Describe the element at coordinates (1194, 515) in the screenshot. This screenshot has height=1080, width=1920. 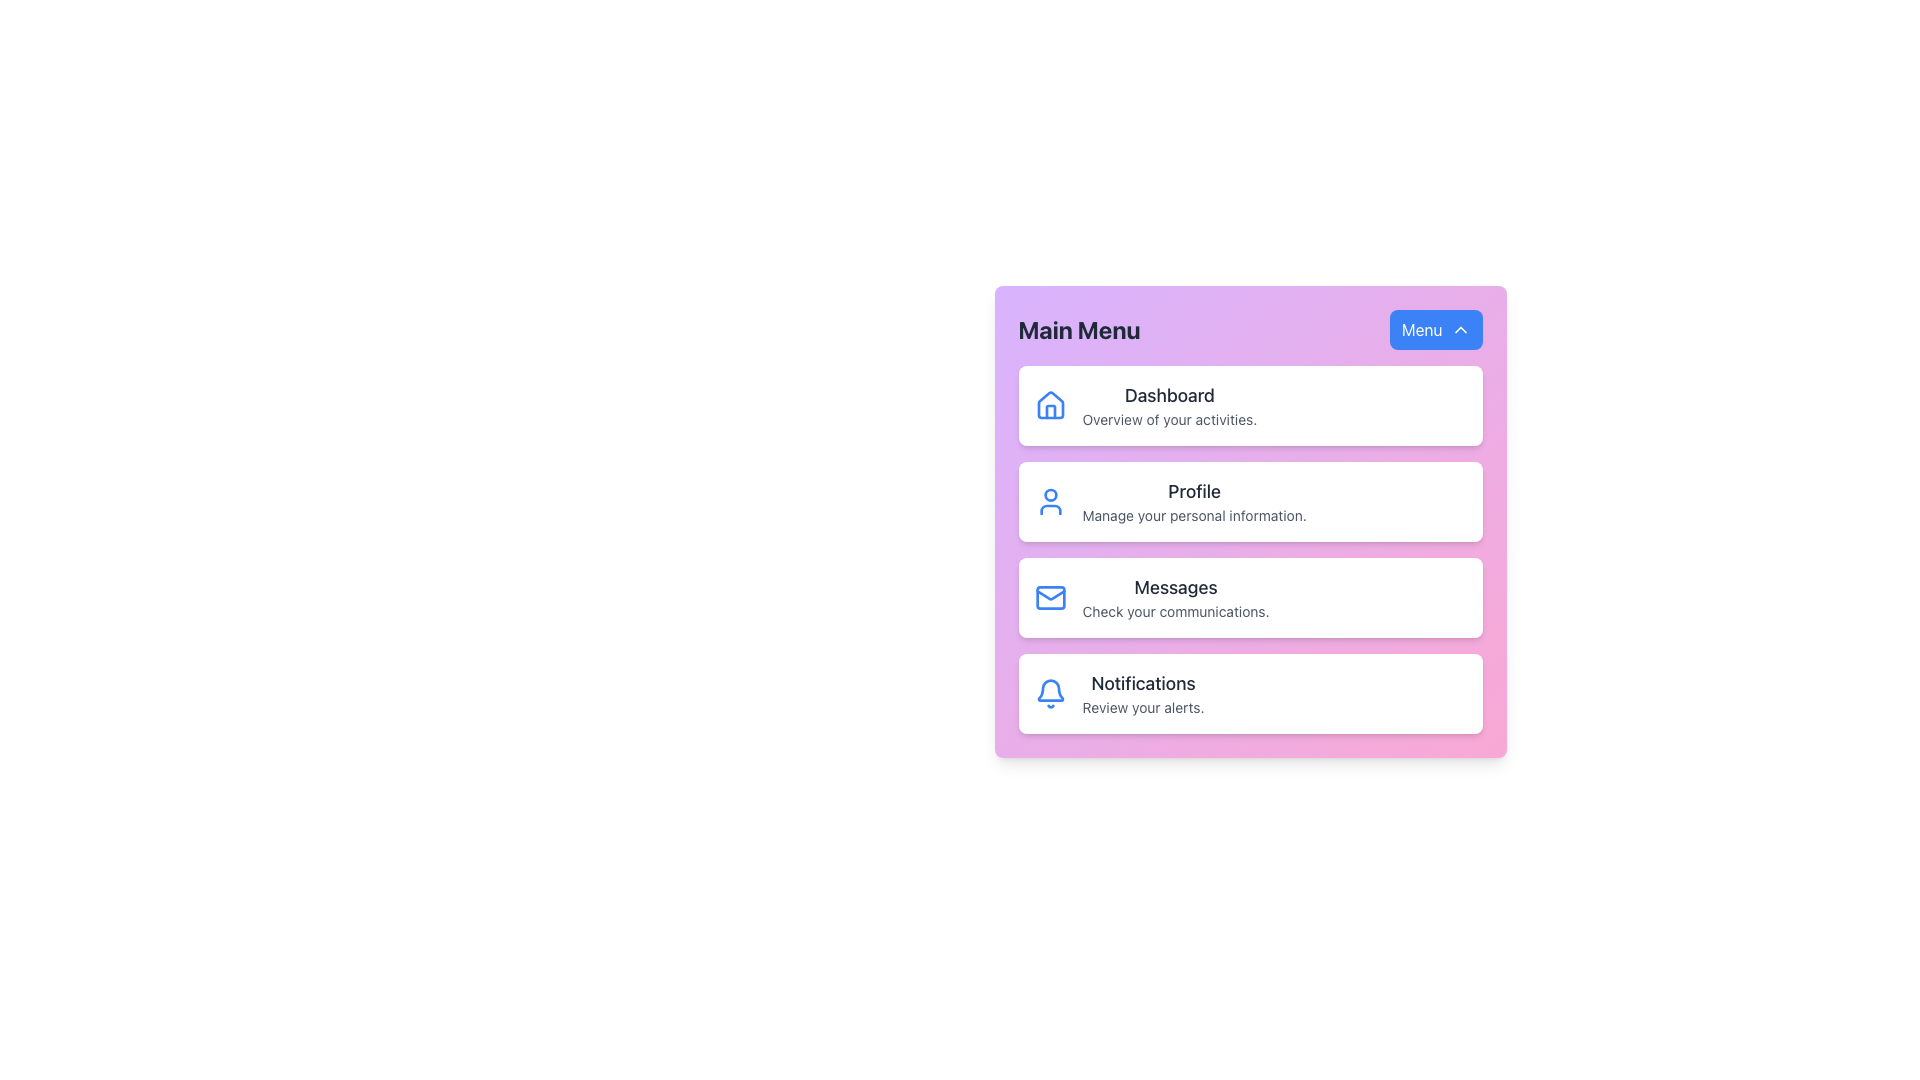
I see `the text label reading 'Manage your personal information.' which is in gray color and located below the 'Profile' text label` at that location.